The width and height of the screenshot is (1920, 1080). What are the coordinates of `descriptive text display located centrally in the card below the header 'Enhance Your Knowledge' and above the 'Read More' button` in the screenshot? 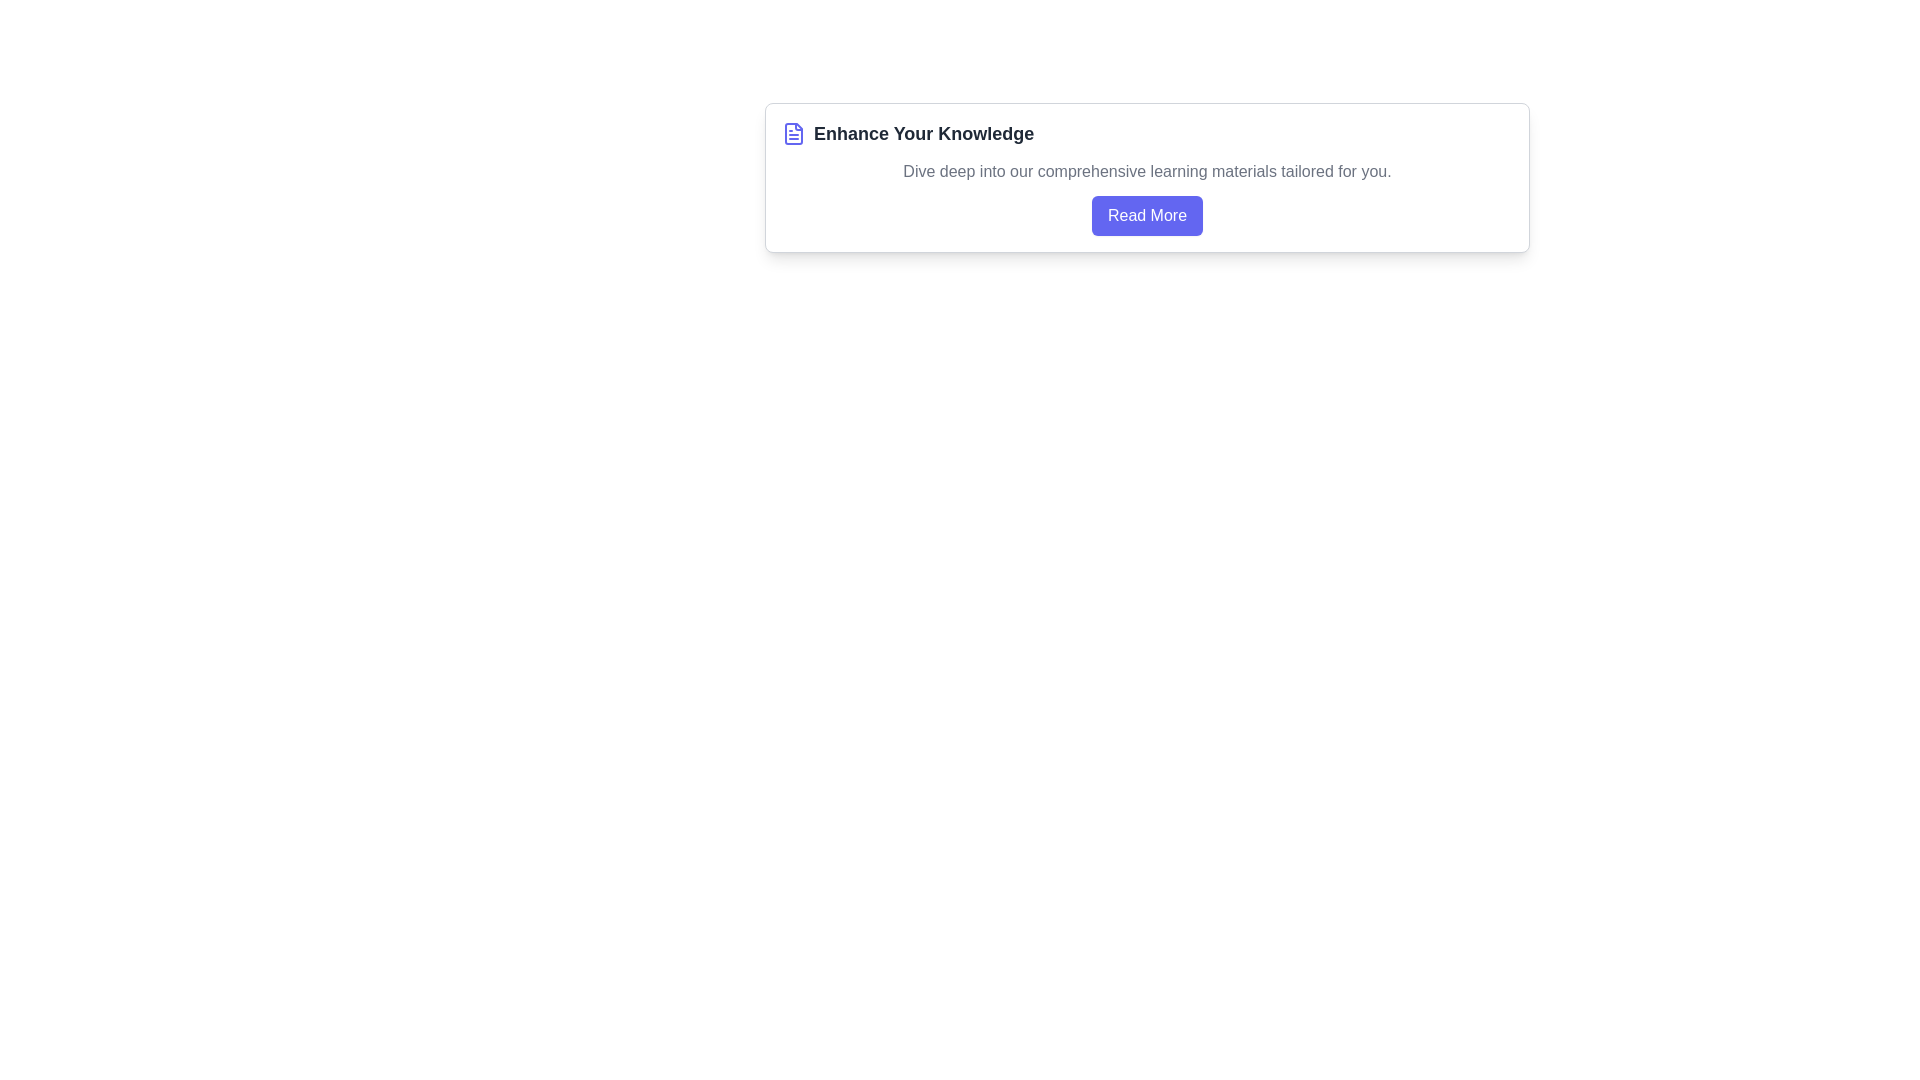 It's located at (1147, 171).